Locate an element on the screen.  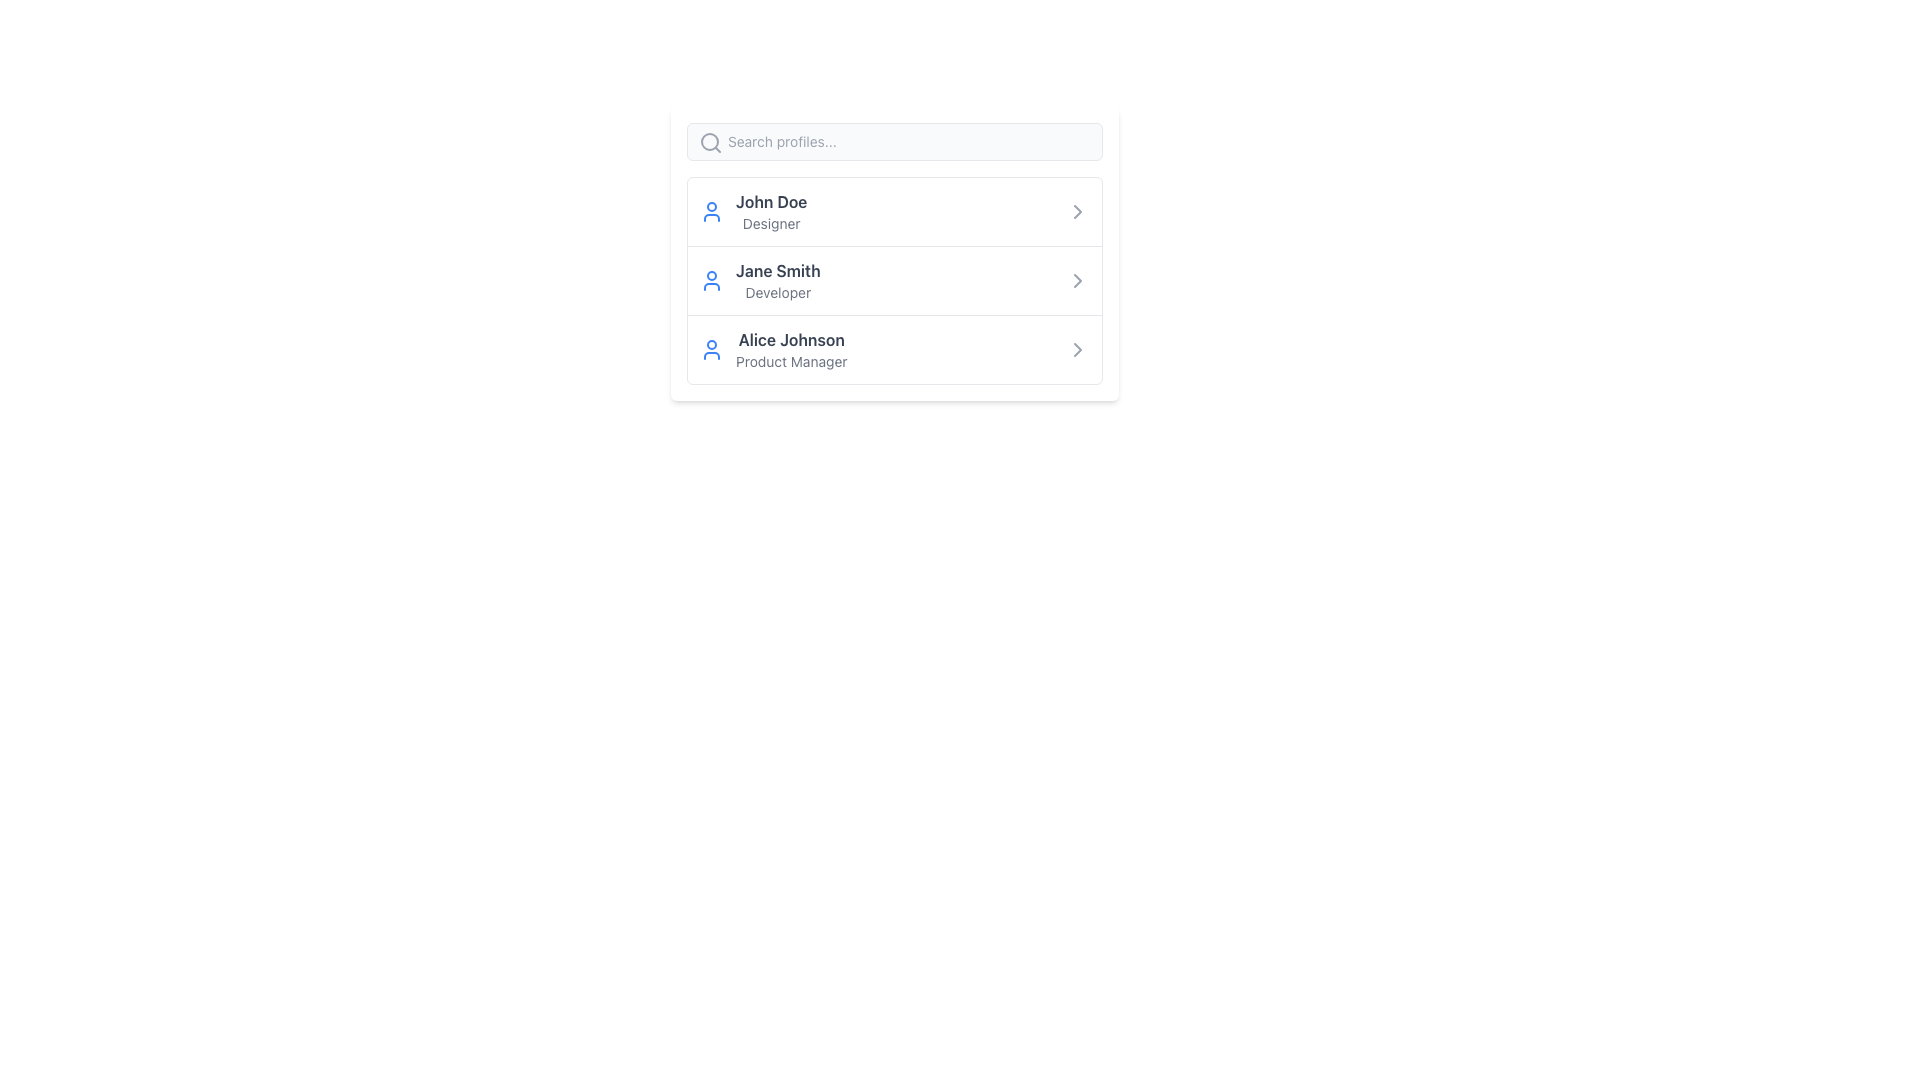
the text display element showing 'Jane Smith' and 'Developer' to make a selection is located at coordinates (777, 281).